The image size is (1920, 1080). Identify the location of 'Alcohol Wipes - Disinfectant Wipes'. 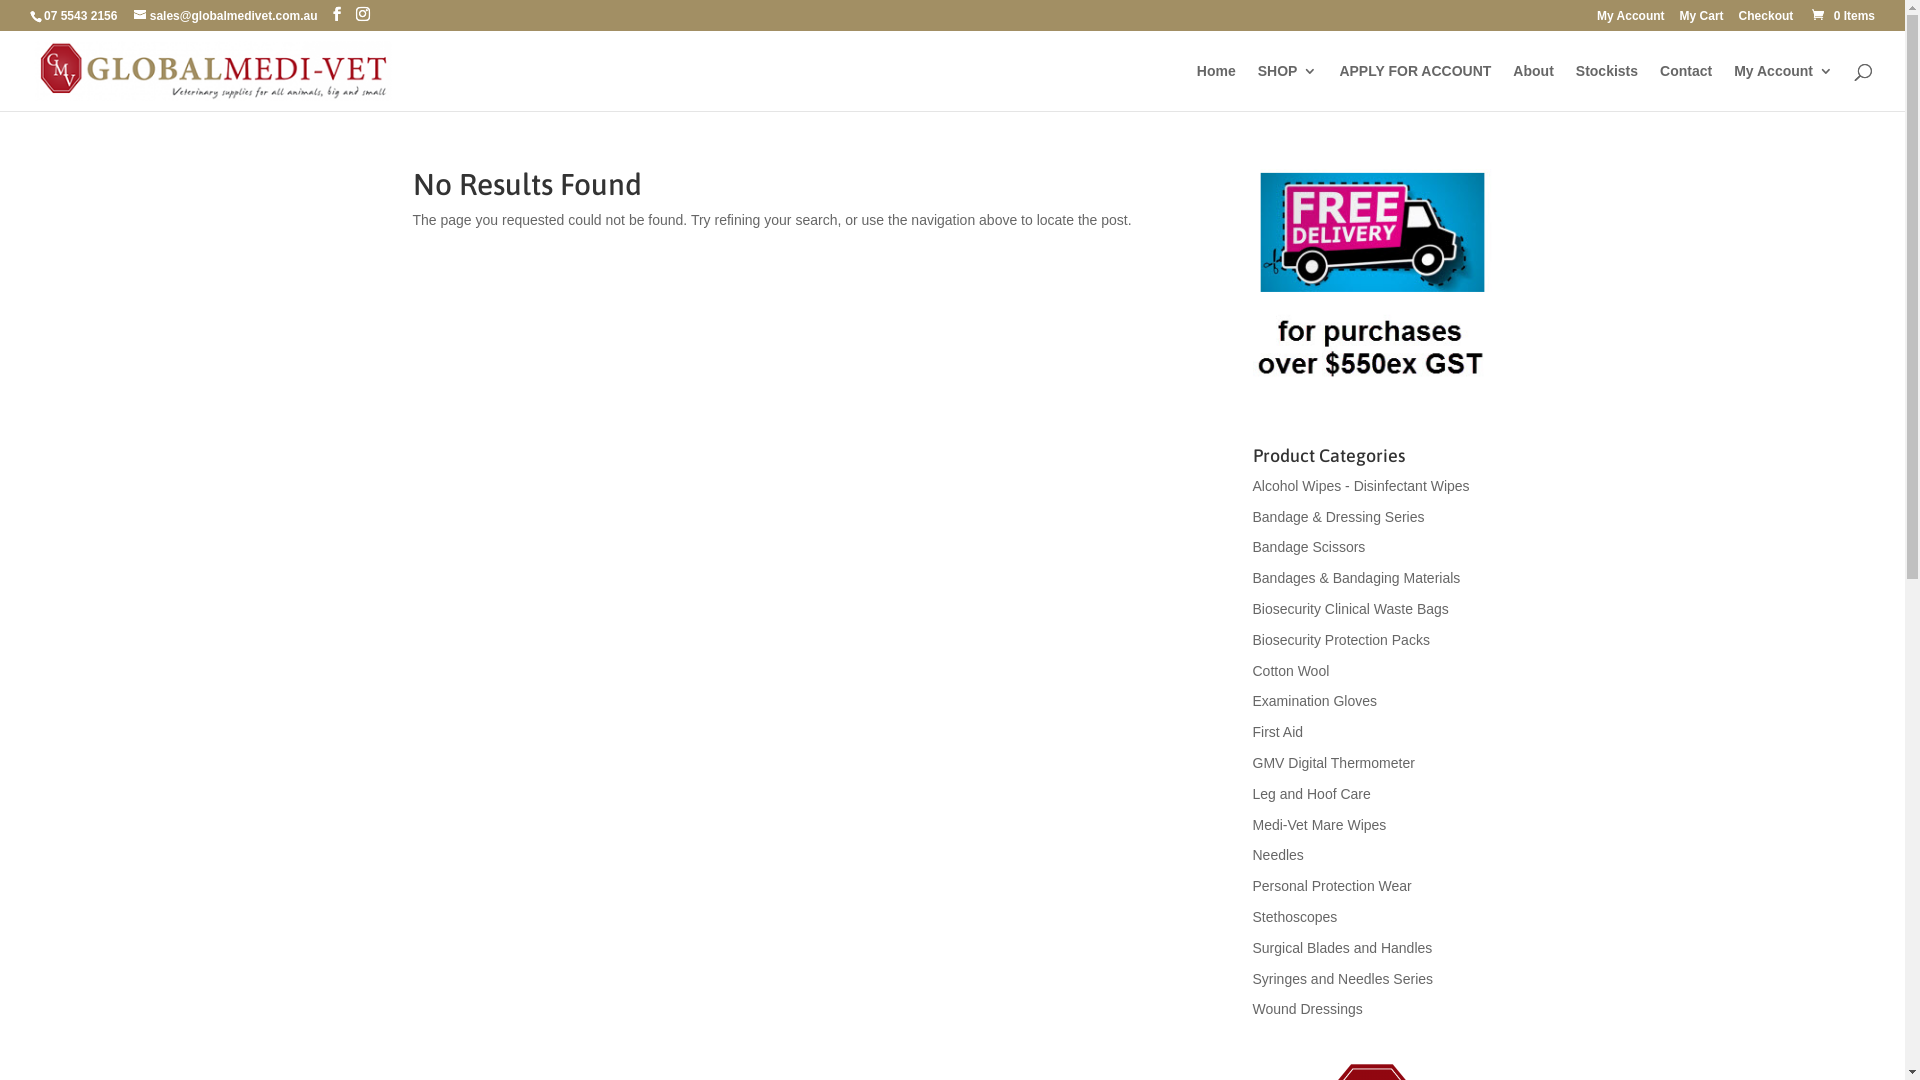
(1251, 486).